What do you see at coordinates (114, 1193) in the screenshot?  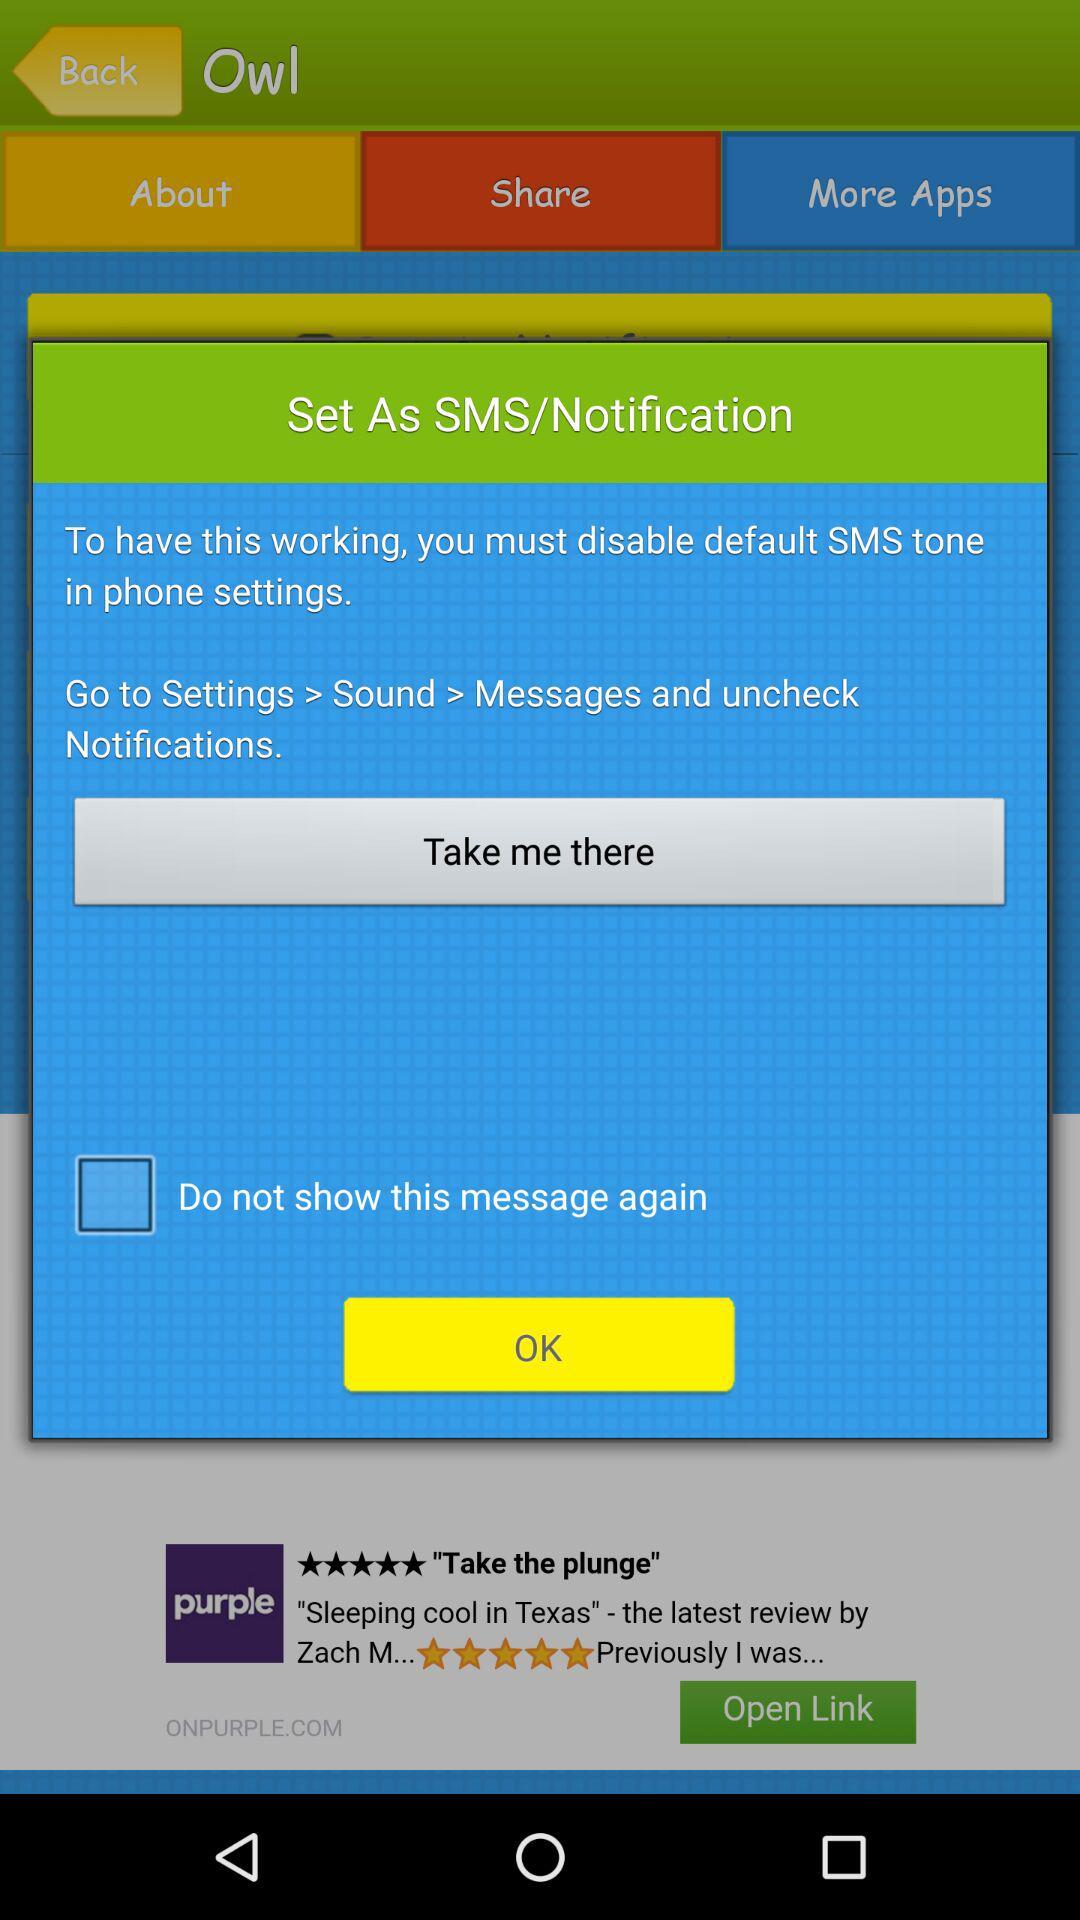 I see `the icon on the left` at bounding box center [114, 1193].